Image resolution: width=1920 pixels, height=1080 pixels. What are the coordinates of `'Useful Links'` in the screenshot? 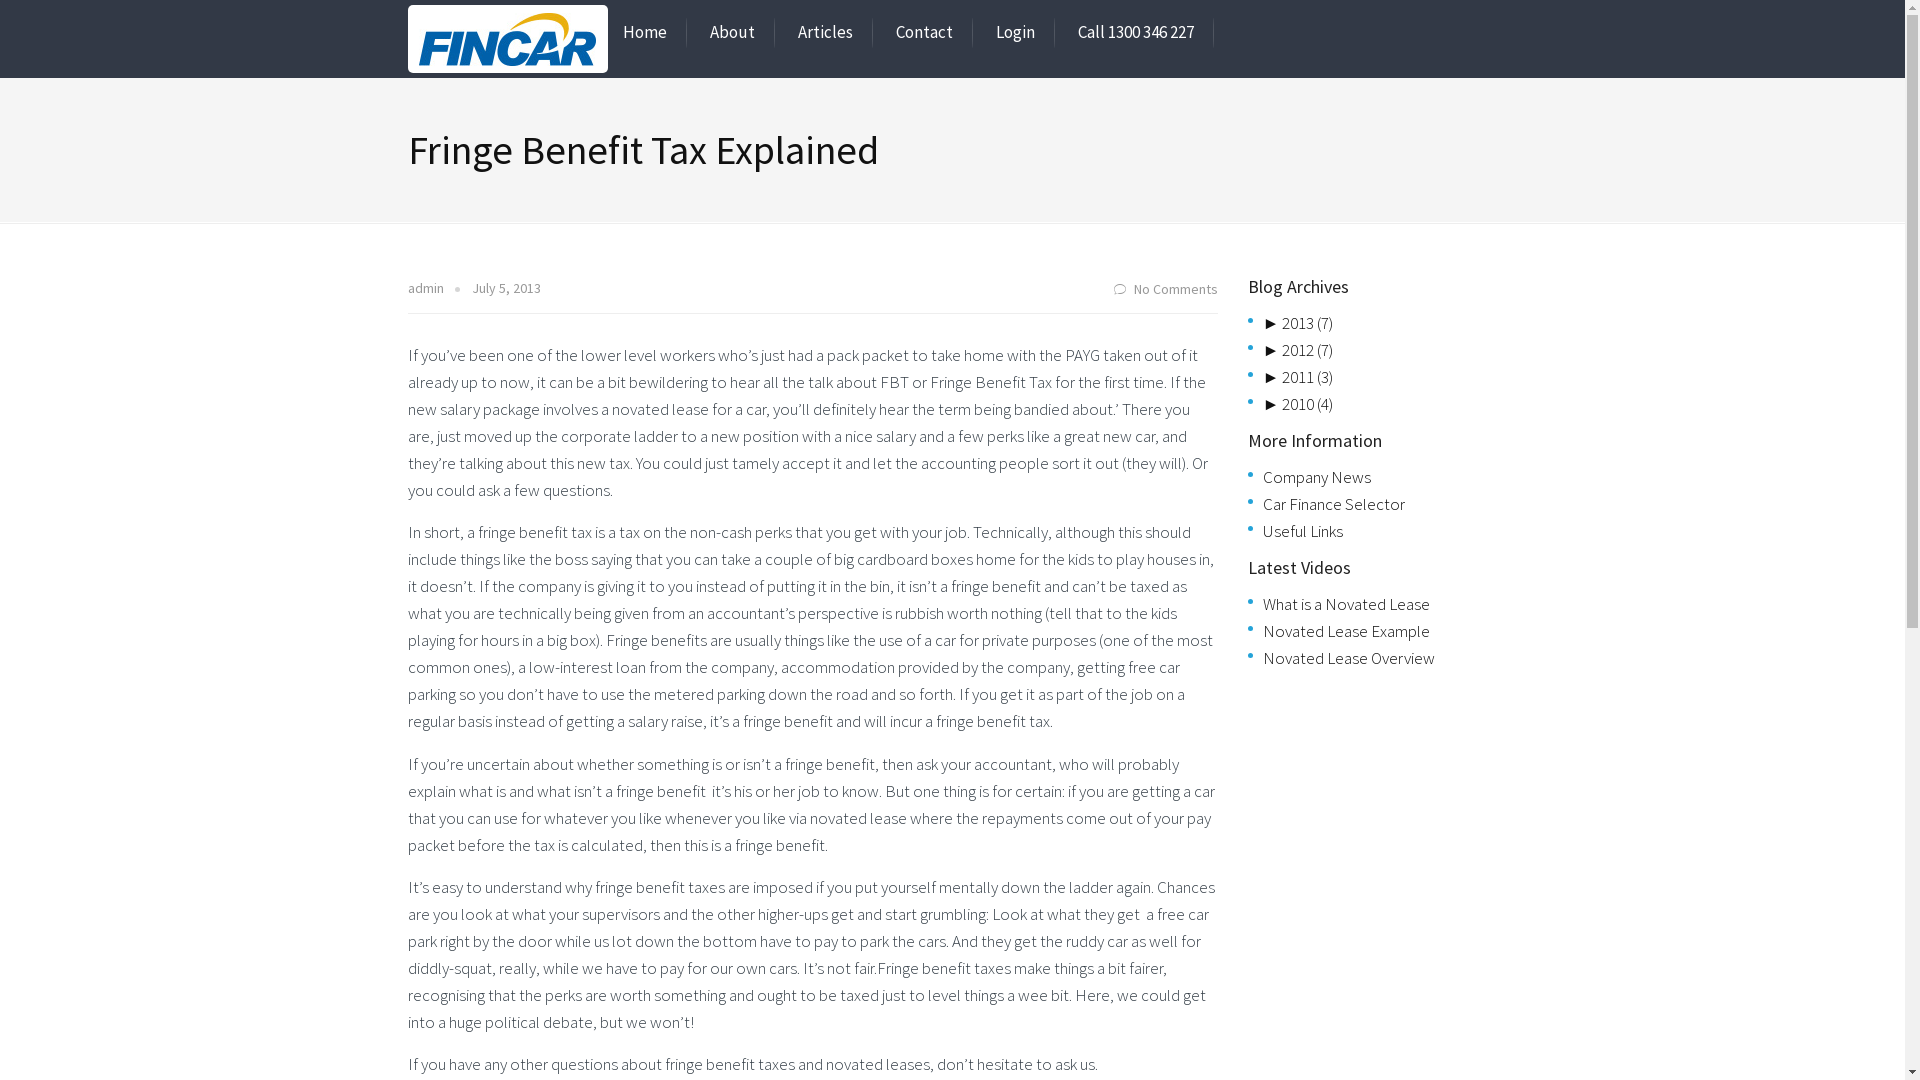 It's located at (1301, 530).